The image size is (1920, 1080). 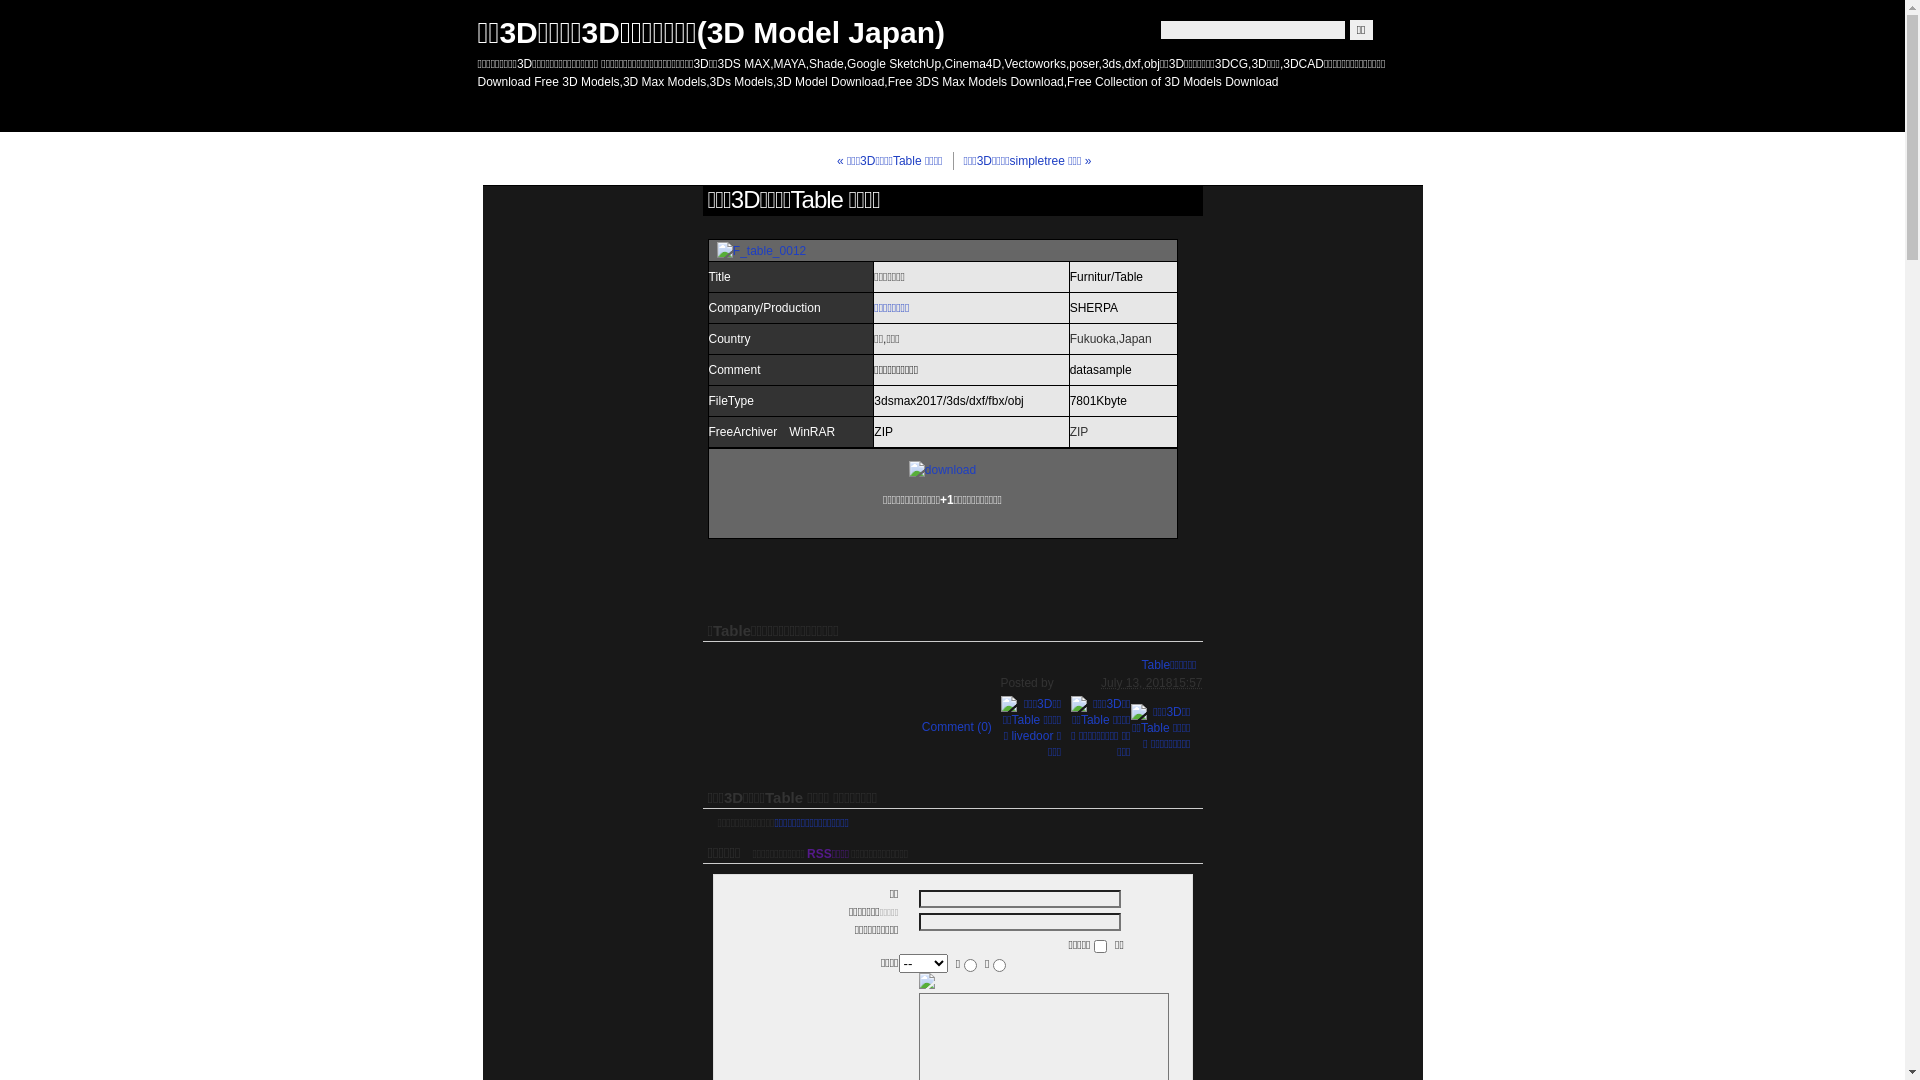 What do you see at coordinates (760, 249) in the screenshot?
I see `'F_table_0012'` at bounding box center [760, 249].